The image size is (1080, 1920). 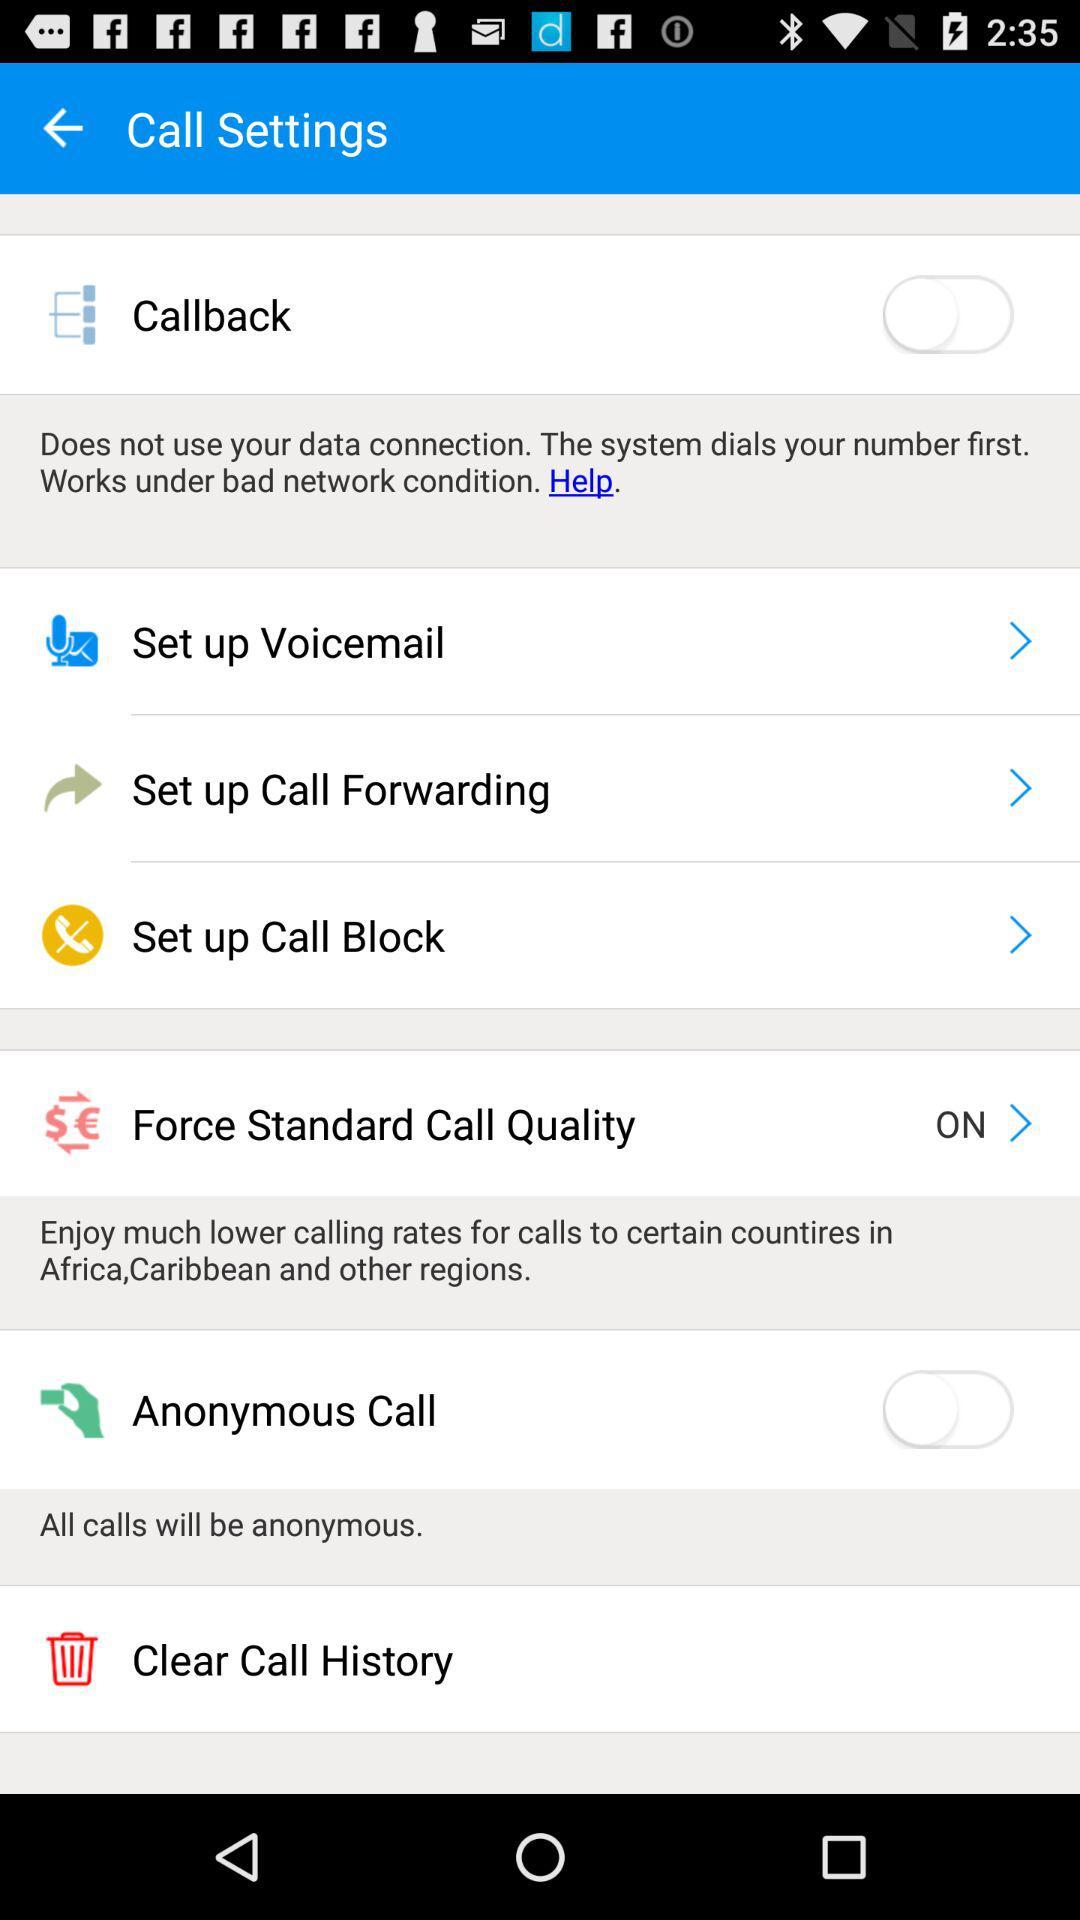 I want to click on the does not use app, so click(x=540, y=460).